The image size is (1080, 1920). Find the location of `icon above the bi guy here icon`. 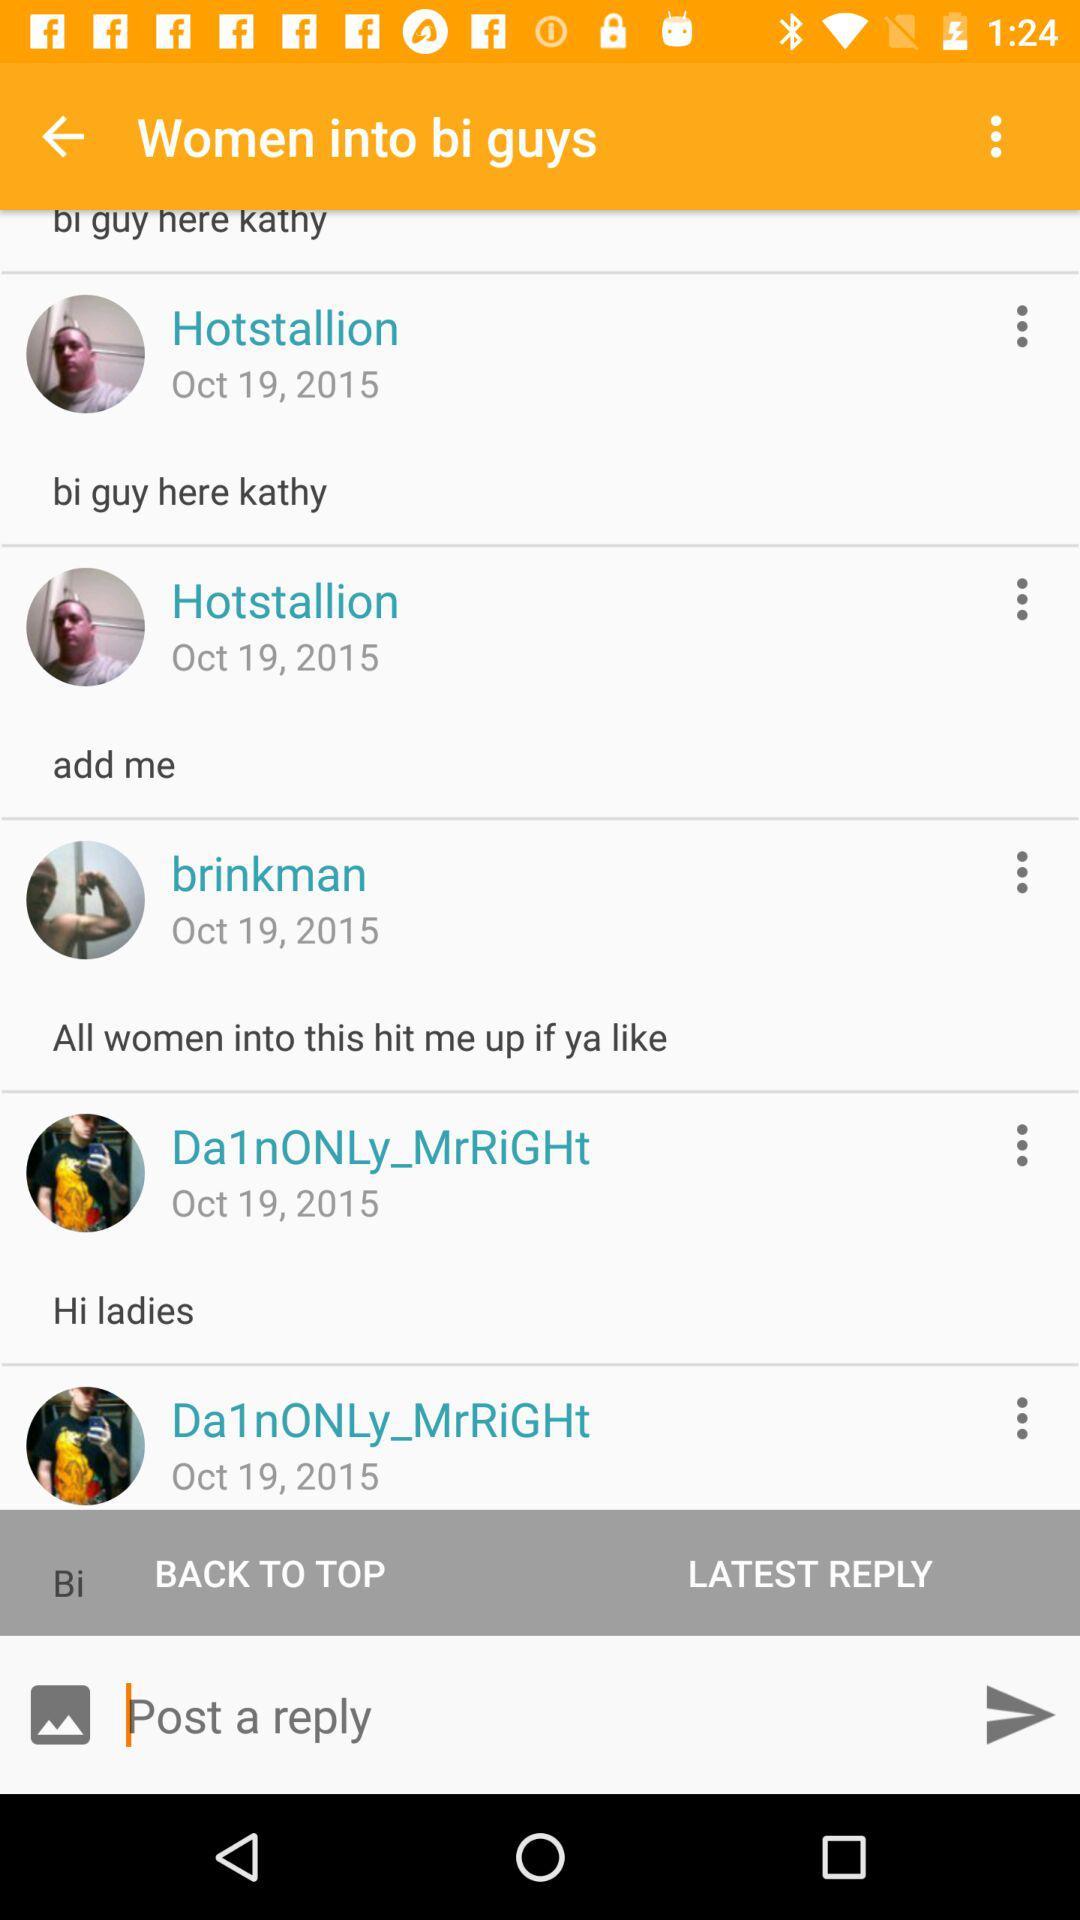

icon above the bi guy here icon is located at coordinates (61, 135).